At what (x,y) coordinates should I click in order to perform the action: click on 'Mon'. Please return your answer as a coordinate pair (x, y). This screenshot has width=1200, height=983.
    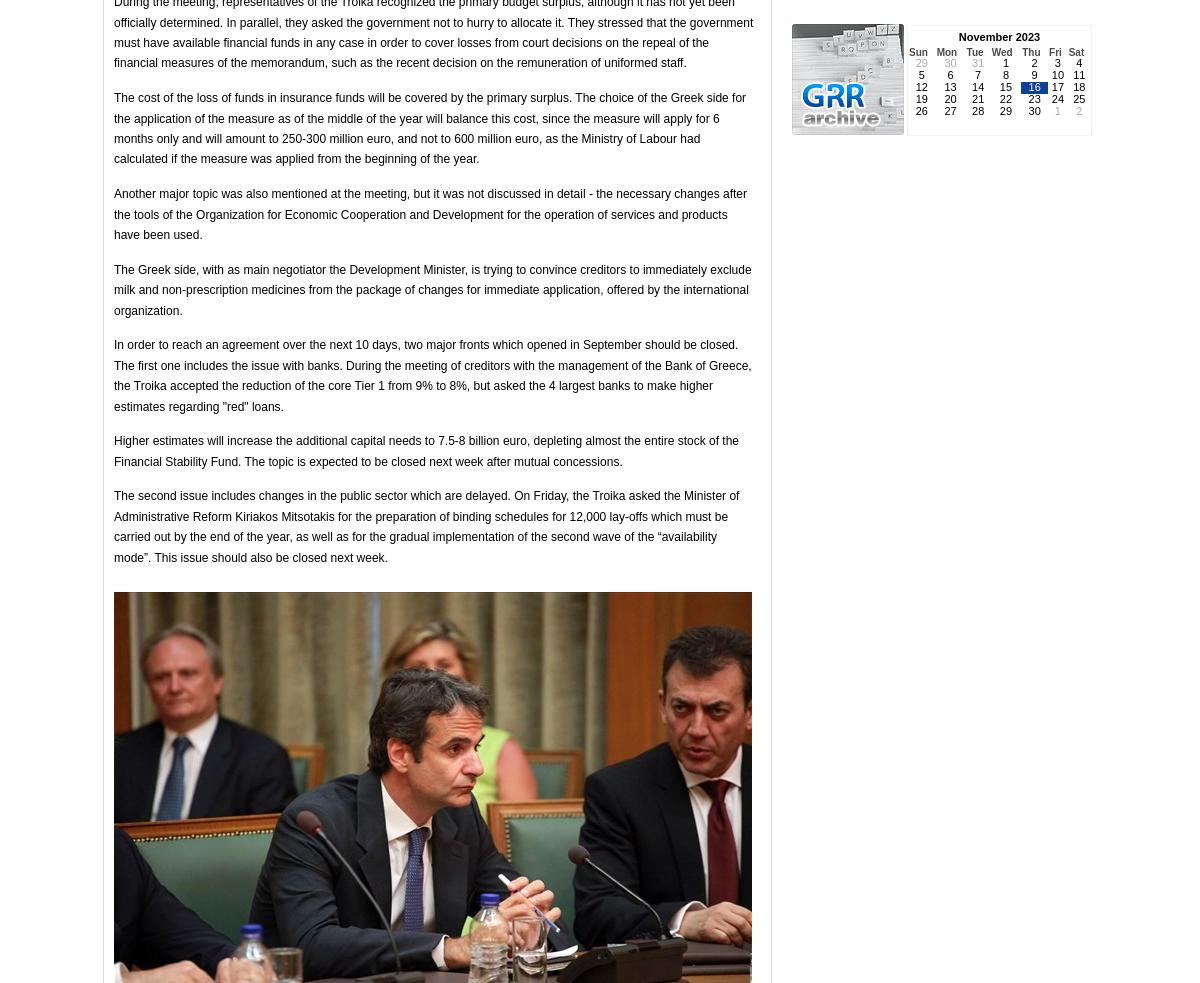
    Looking at the image, I should click on (946, 51).